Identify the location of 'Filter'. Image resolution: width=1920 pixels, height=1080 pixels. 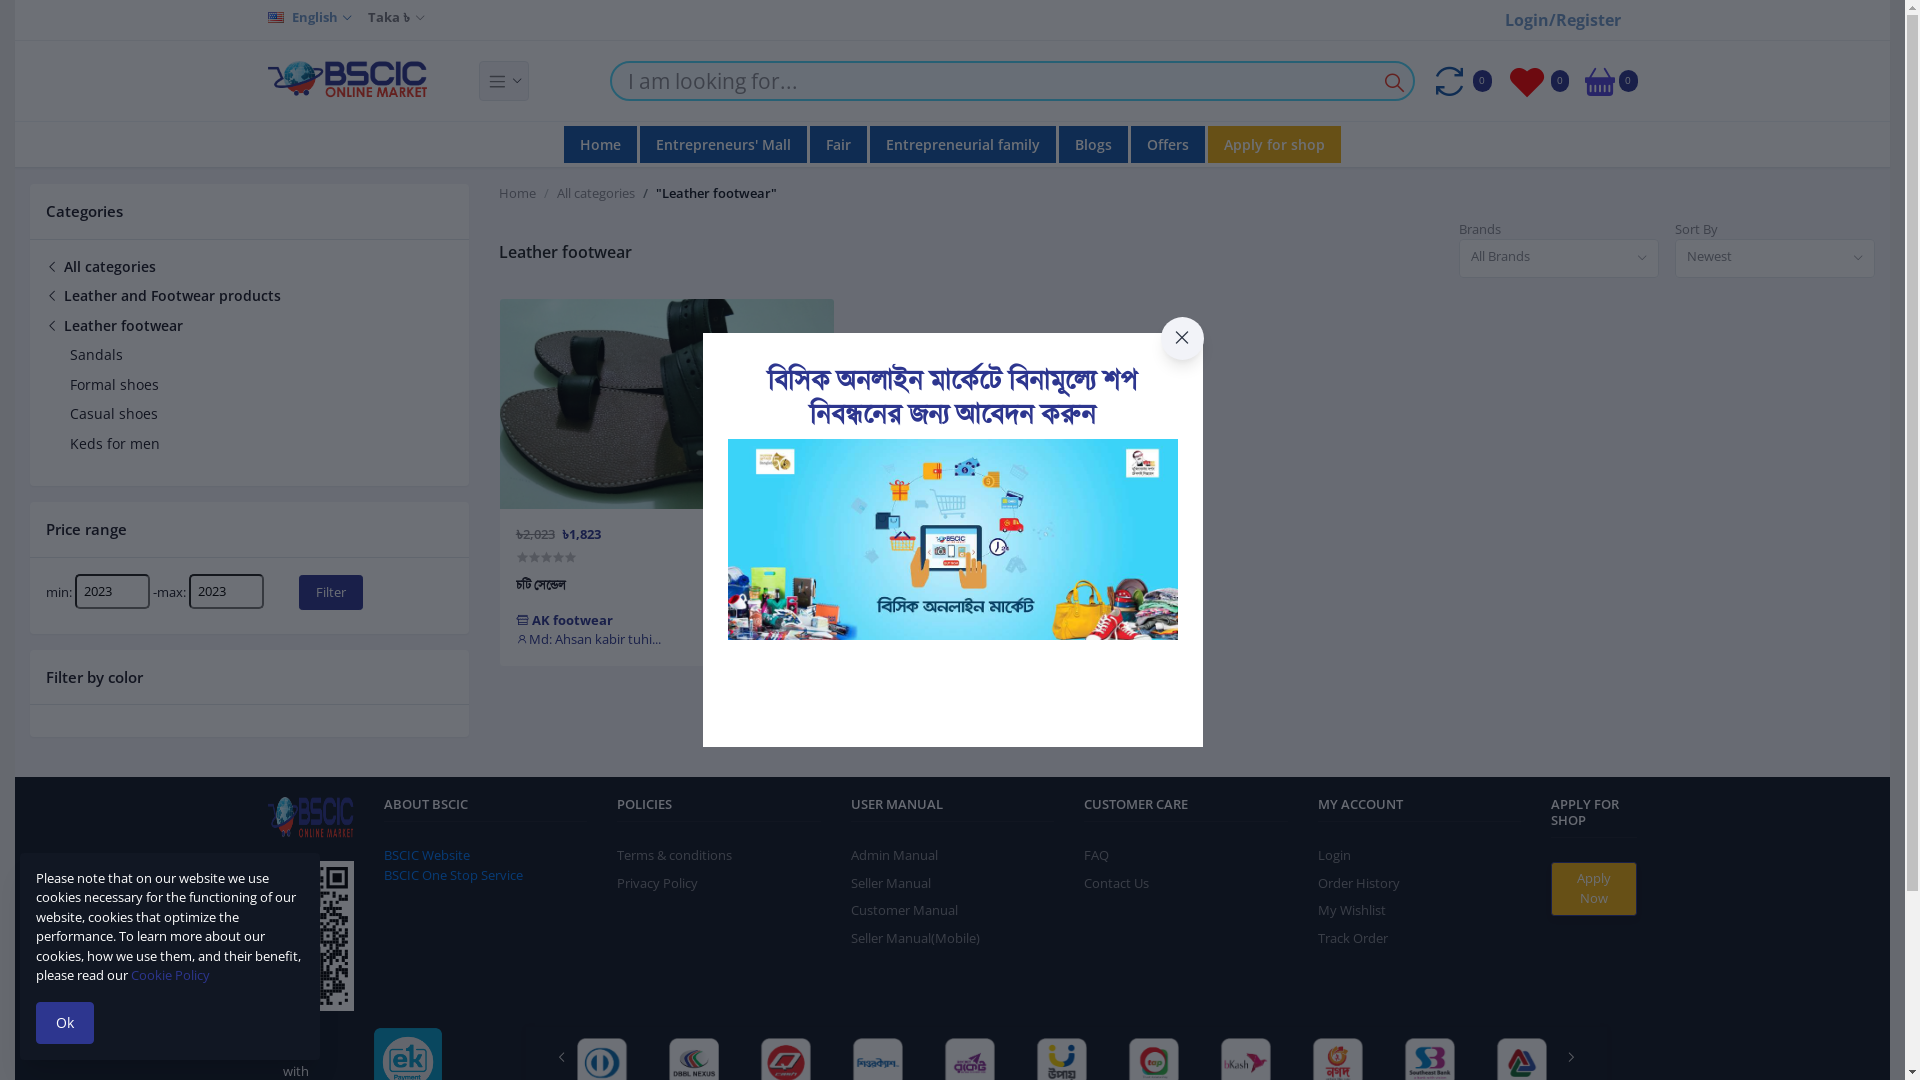
(297, 591).